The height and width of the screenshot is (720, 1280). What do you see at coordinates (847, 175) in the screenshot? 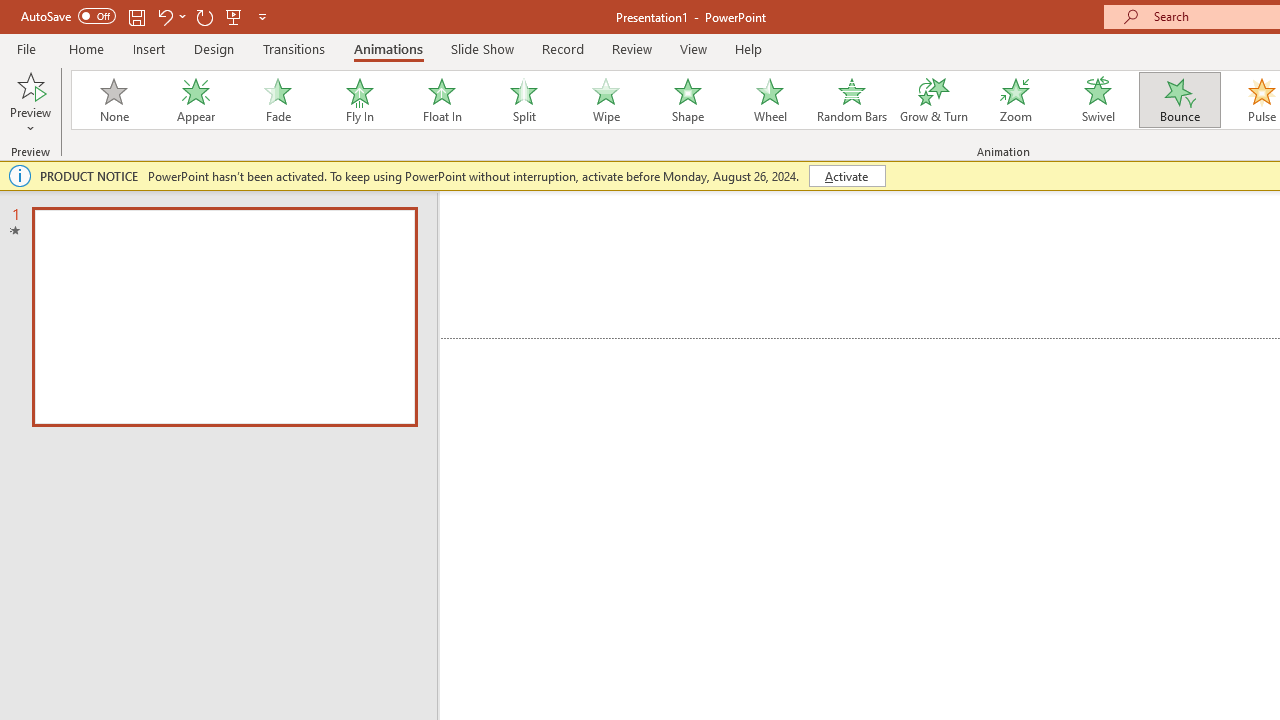
I see `'Activate'` at bounding box center [847, 175].